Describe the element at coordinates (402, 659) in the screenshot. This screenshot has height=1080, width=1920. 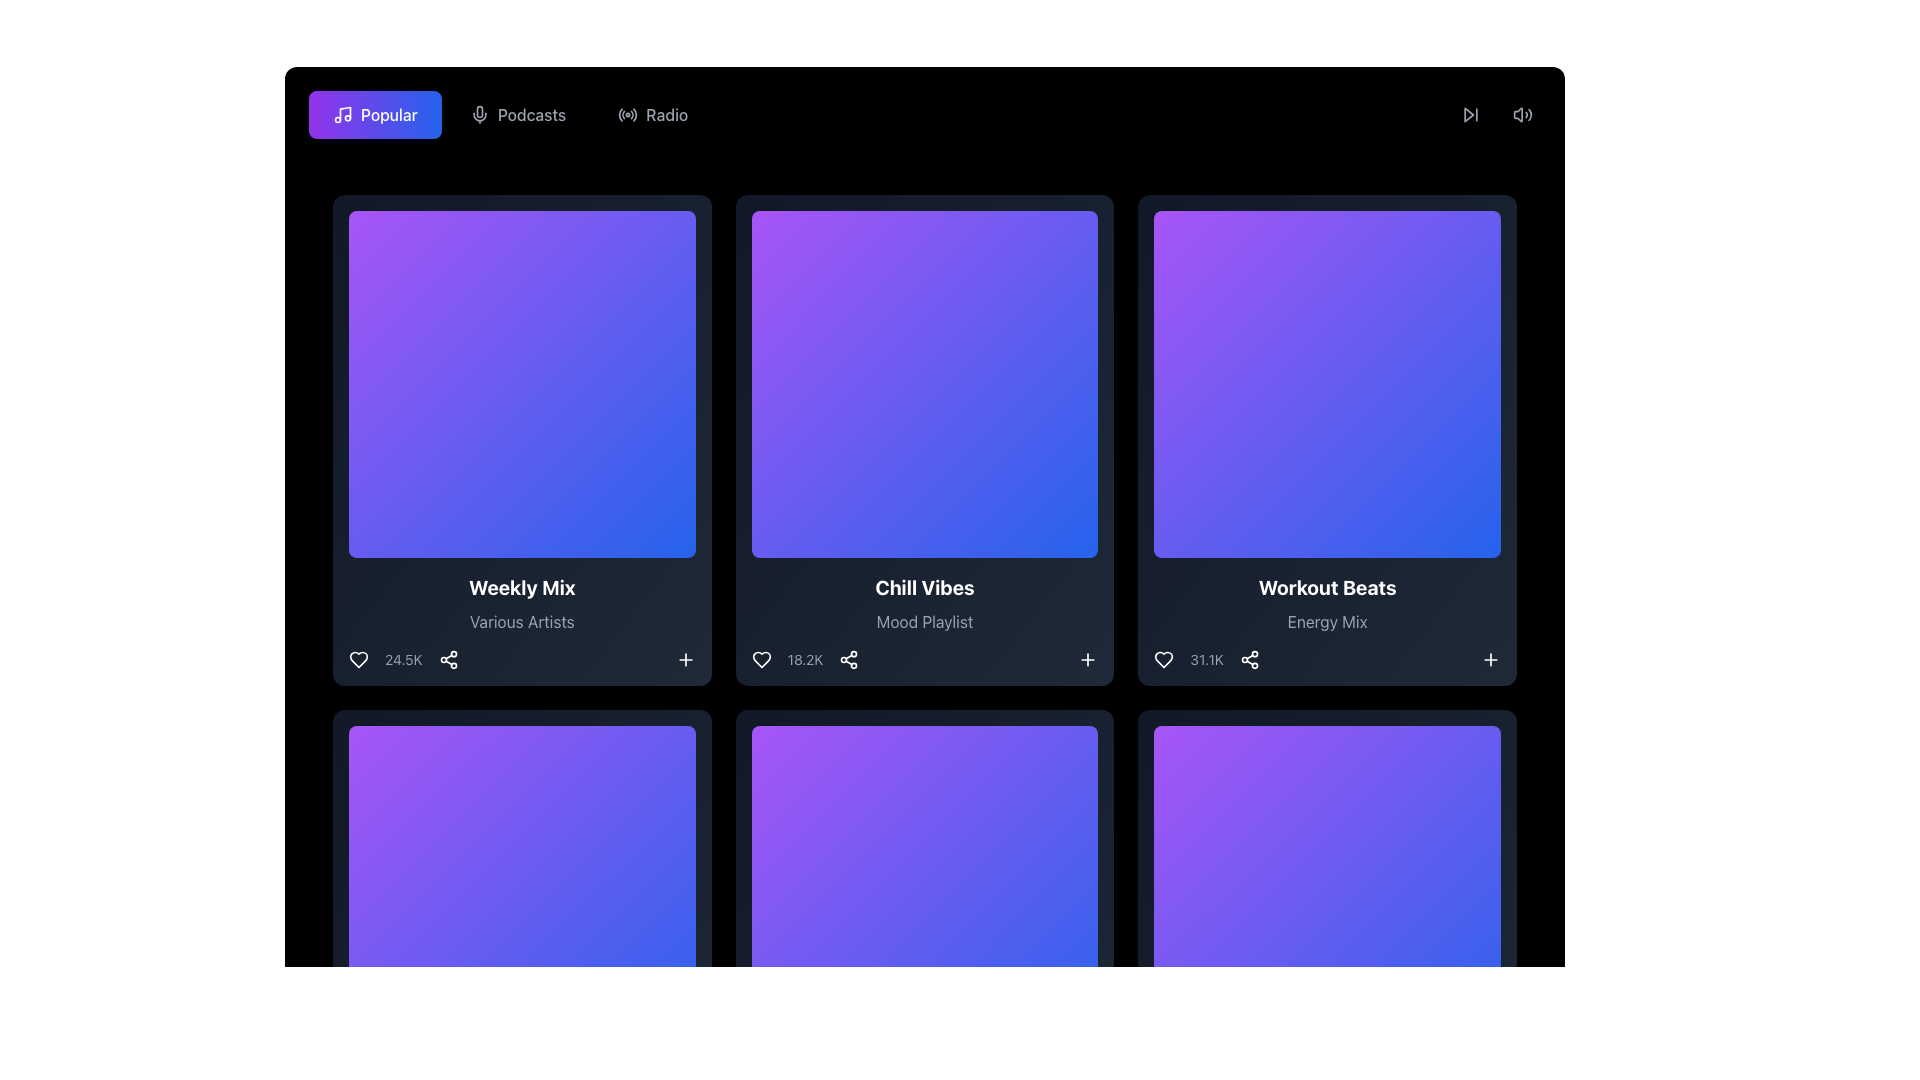
I see `on the text component displaying '24.5K' located in the footer section of the 'Weekly Mix' card, positioned between a heart icon and a share icon` at that location.